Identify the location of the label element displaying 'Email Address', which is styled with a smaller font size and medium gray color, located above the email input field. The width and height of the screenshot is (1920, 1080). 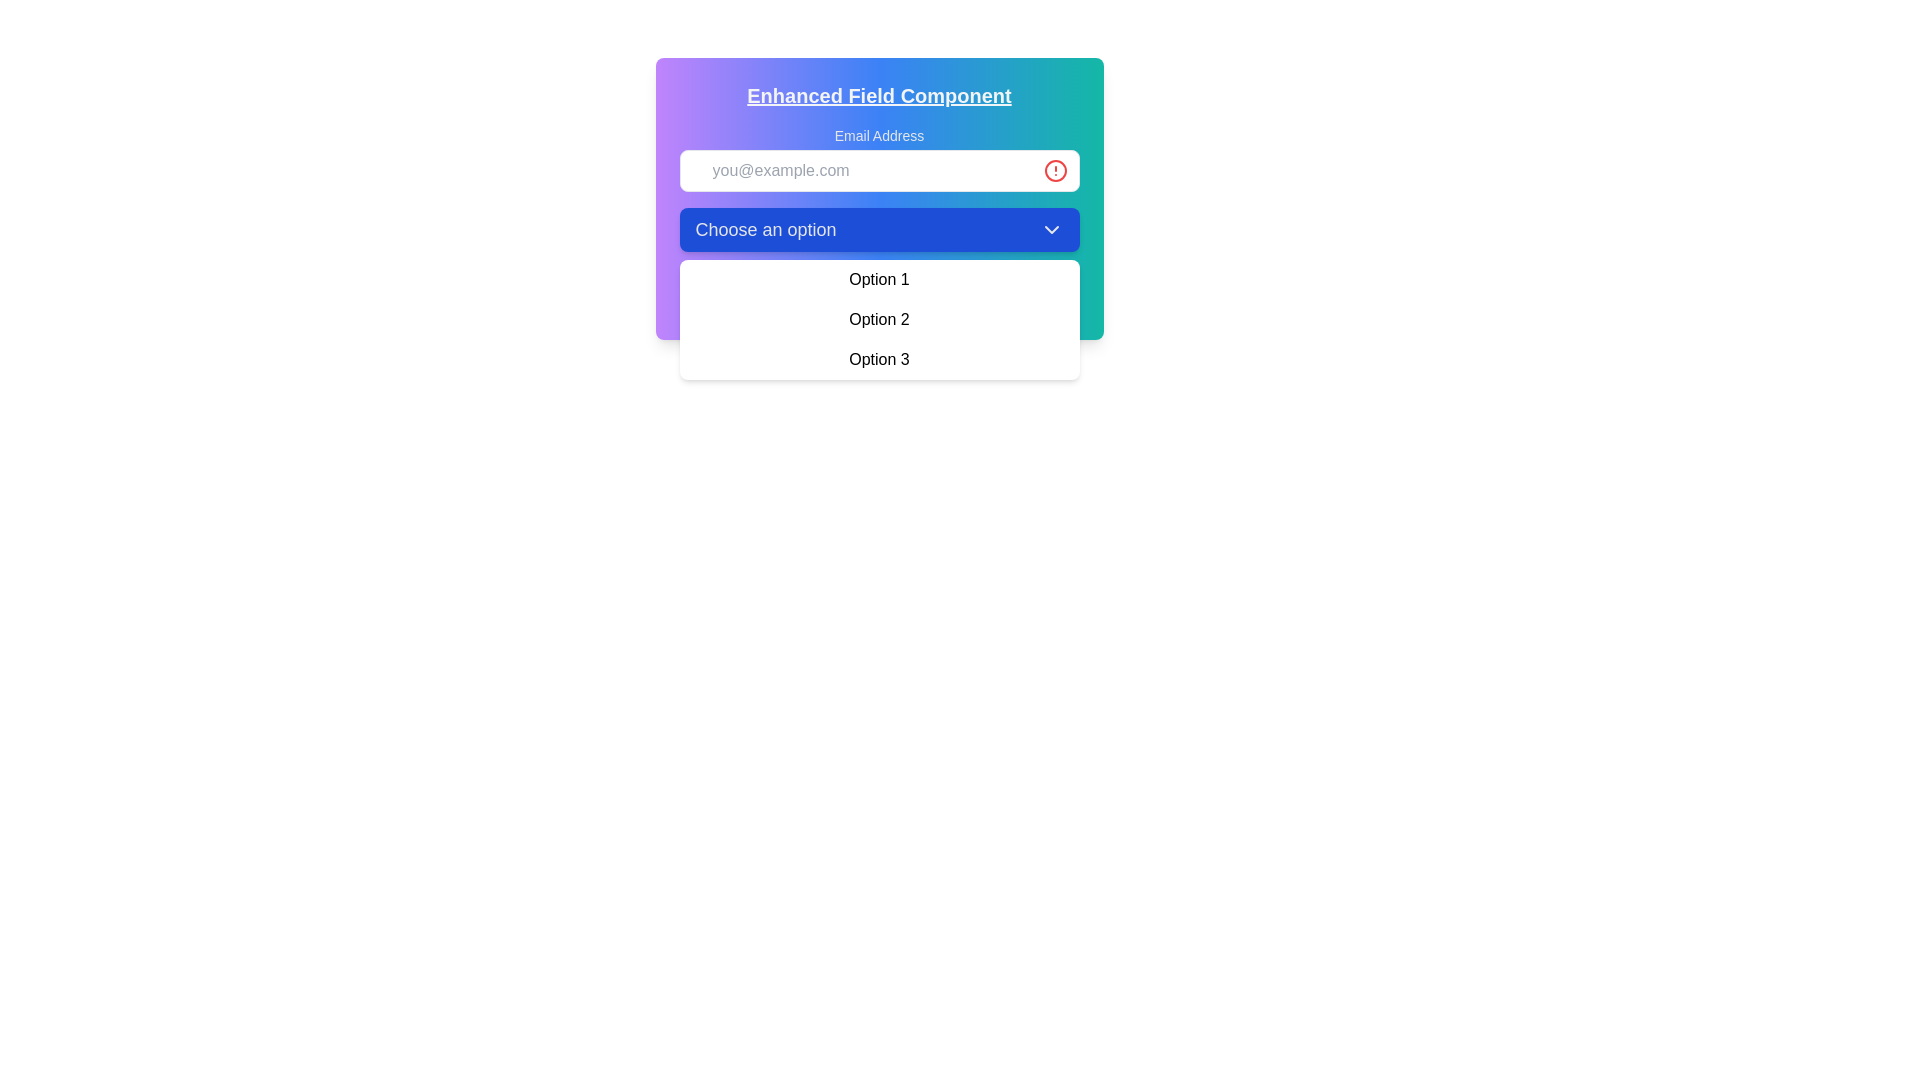
(879, 157).